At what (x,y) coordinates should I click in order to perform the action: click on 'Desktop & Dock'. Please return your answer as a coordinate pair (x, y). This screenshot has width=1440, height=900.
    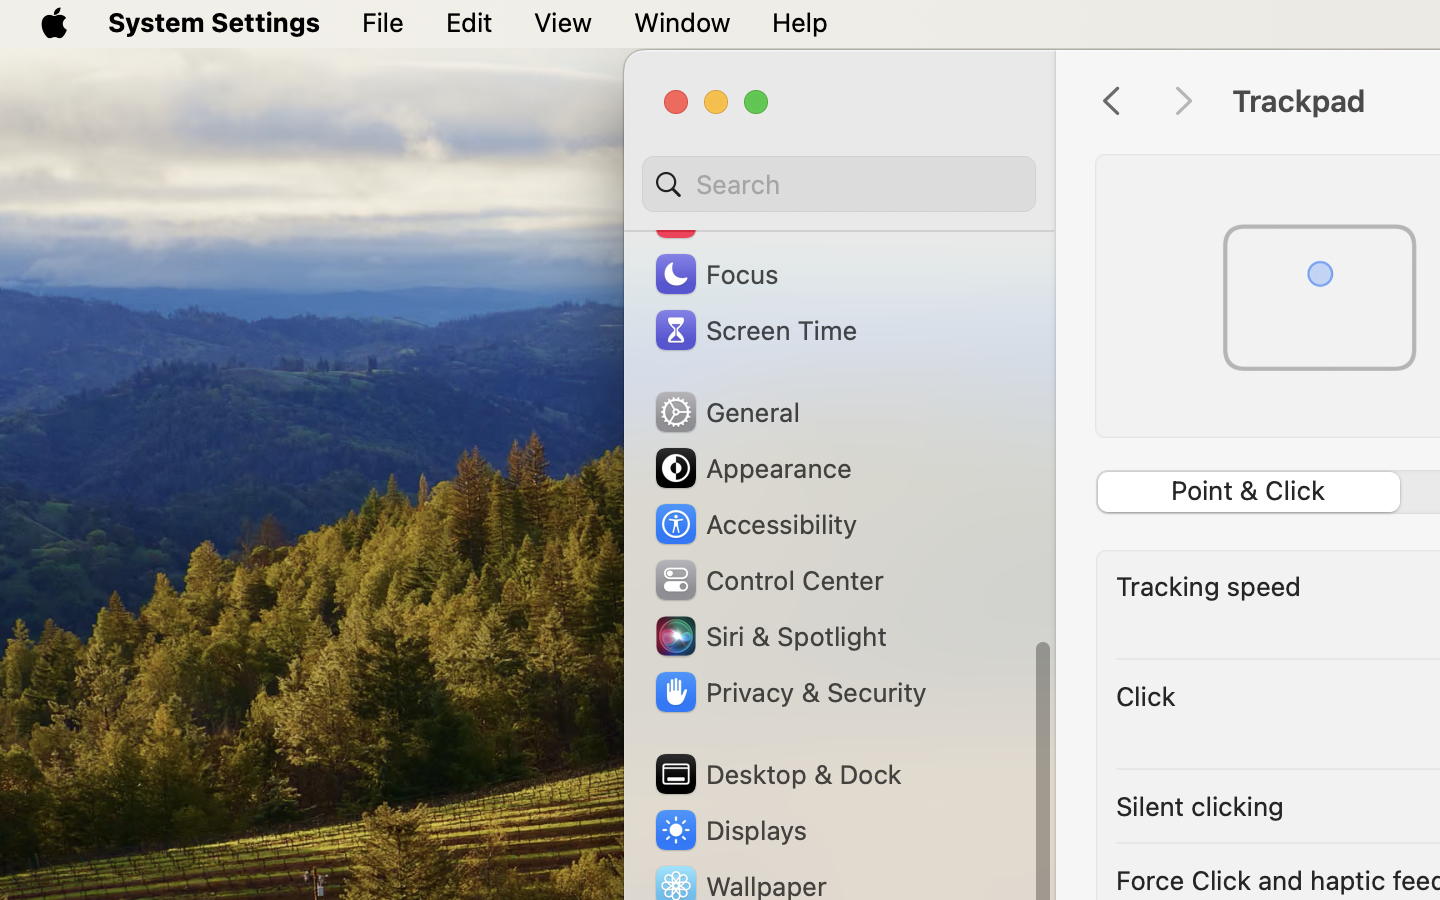
    Looking at the image, I should click on (776, 773).